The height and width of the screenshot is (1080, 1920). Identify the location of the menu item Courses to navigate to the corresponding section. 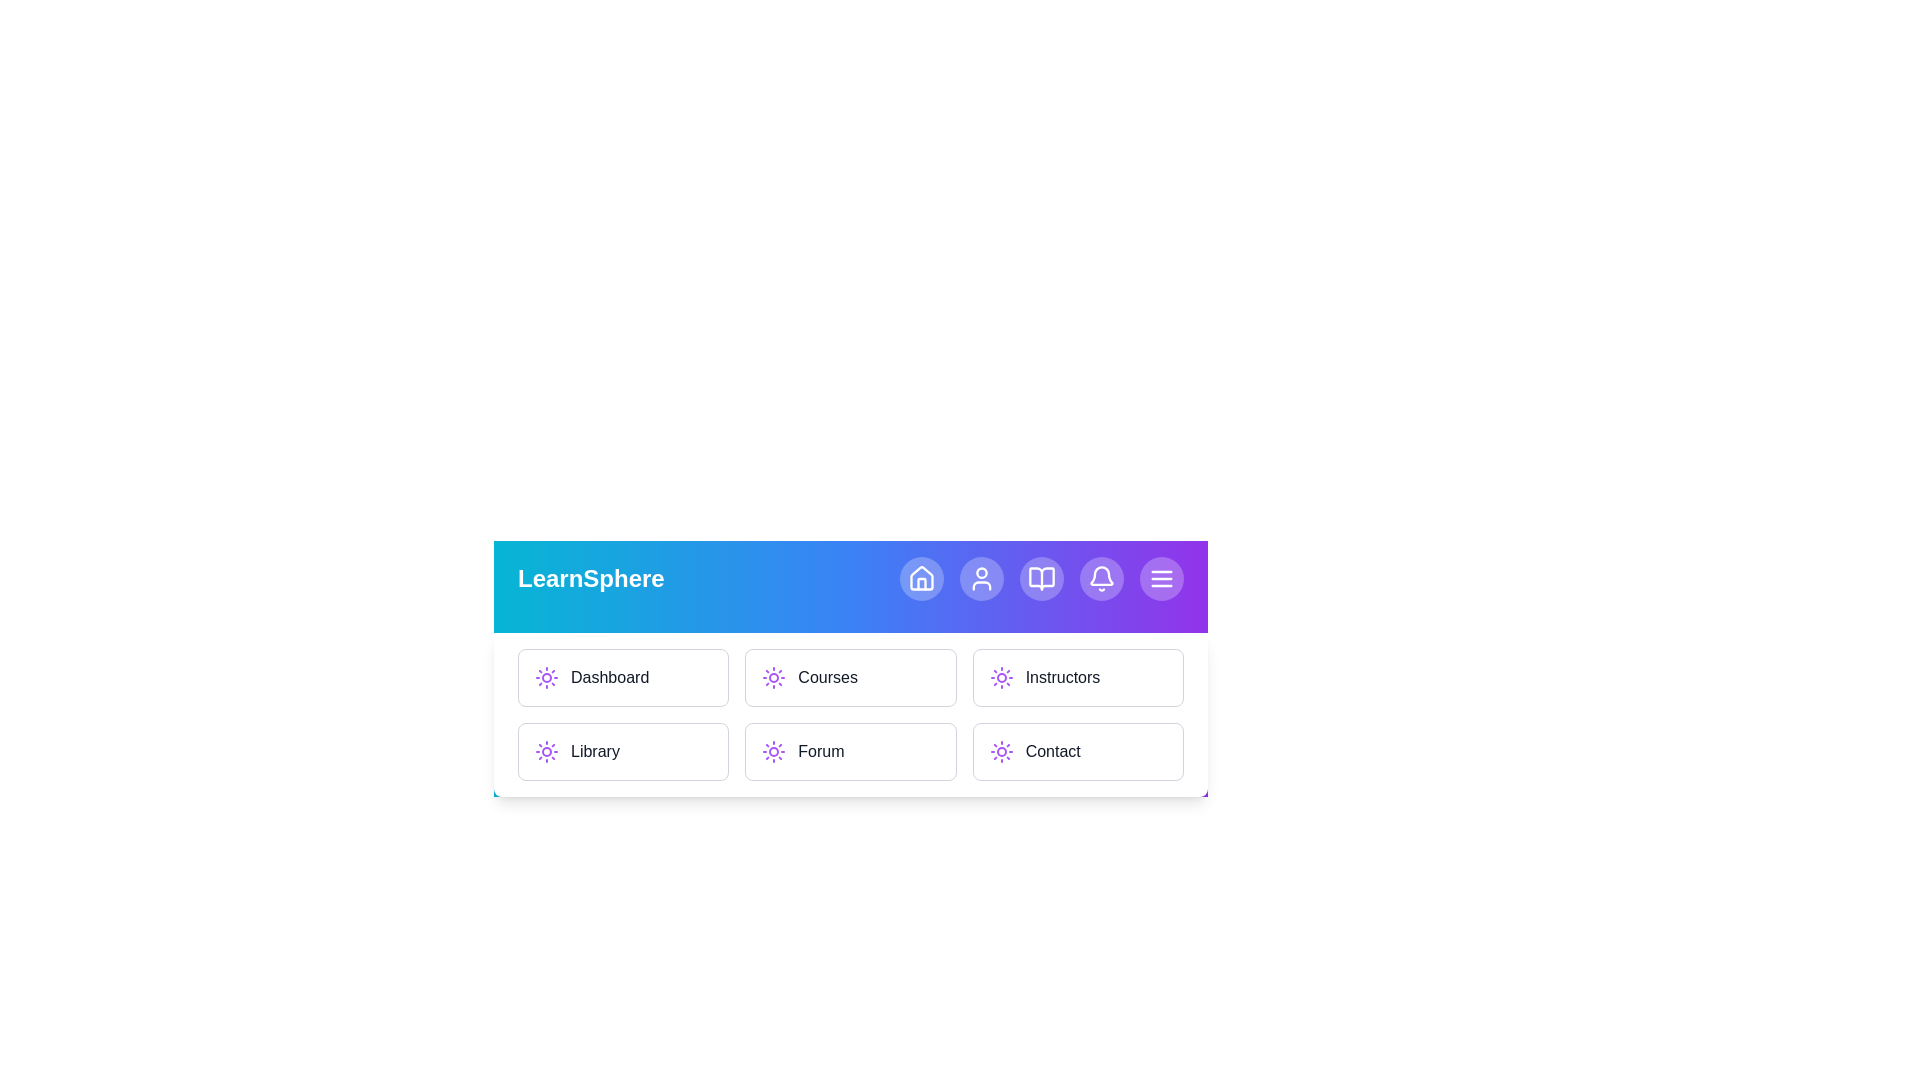
(850, 677).